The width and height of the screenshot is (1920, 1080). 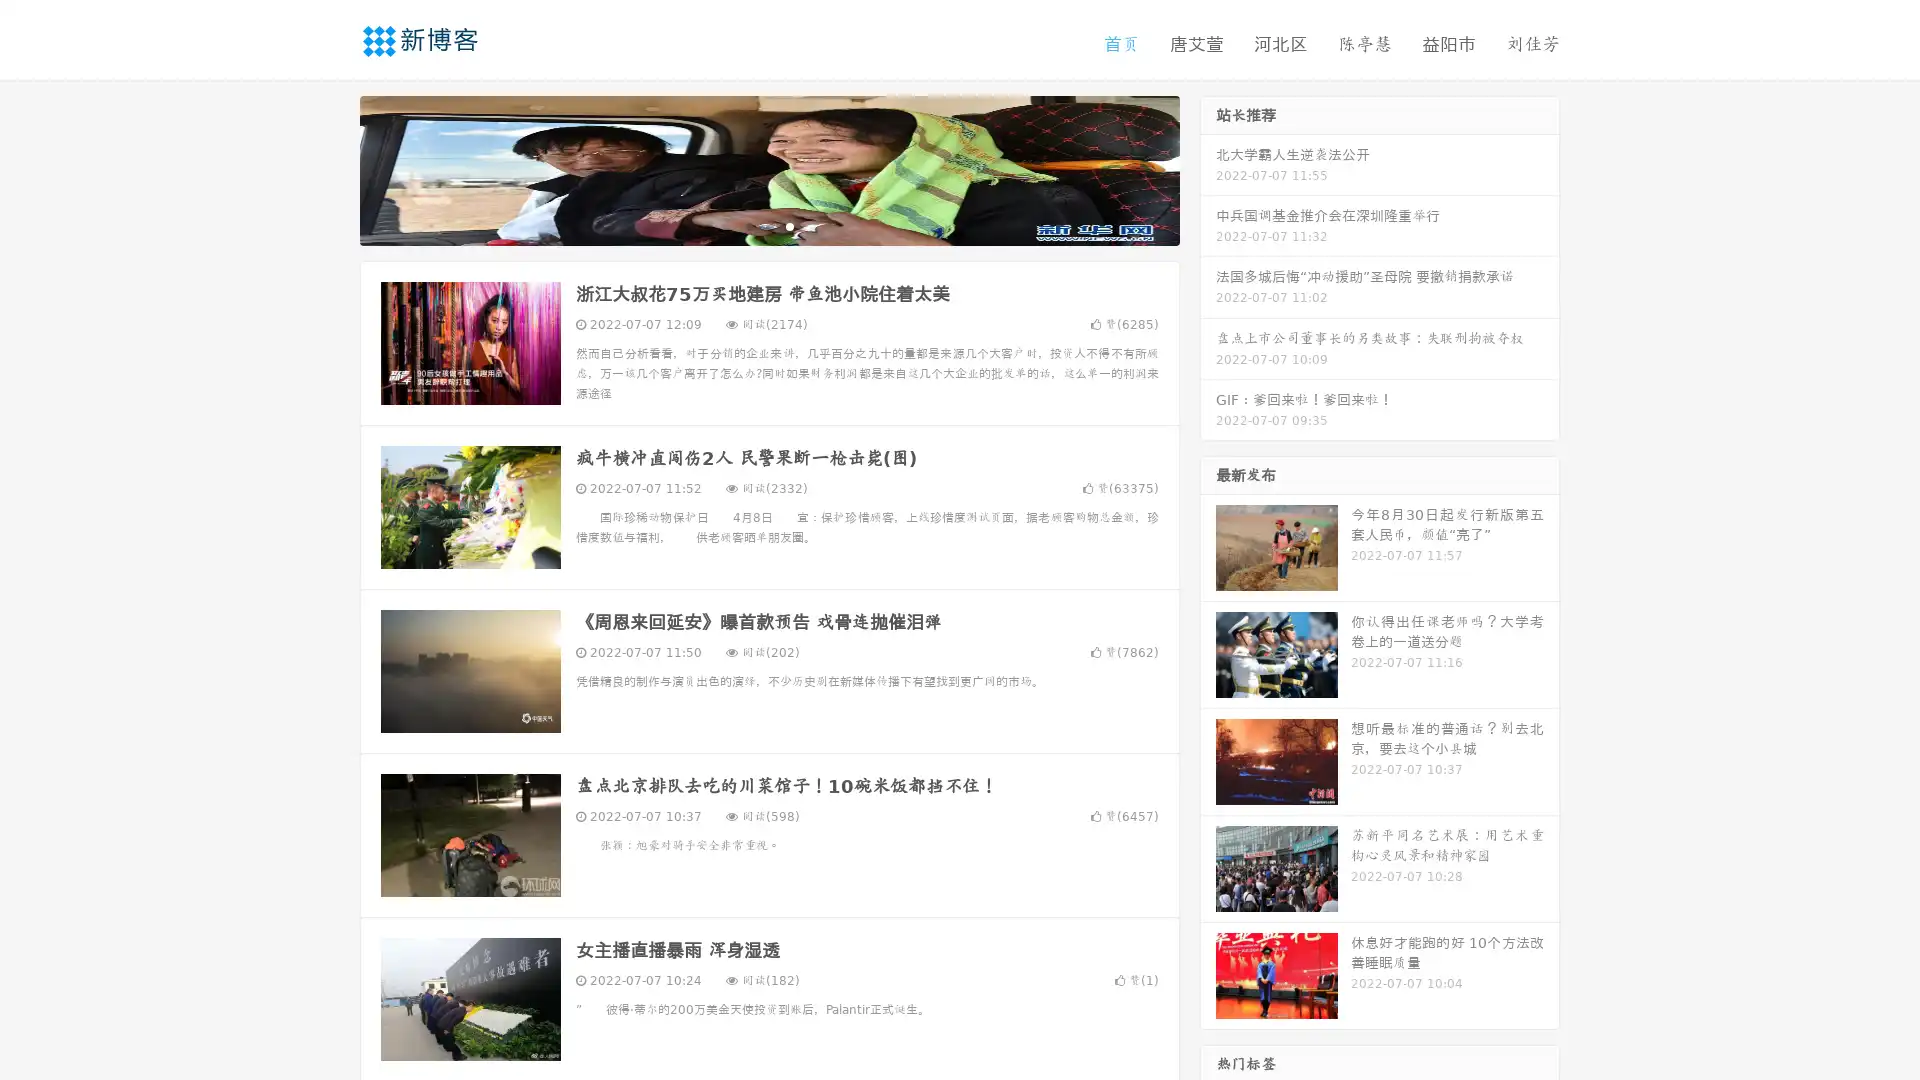 I want to click on Next slide, so click(x=1208, y=168).